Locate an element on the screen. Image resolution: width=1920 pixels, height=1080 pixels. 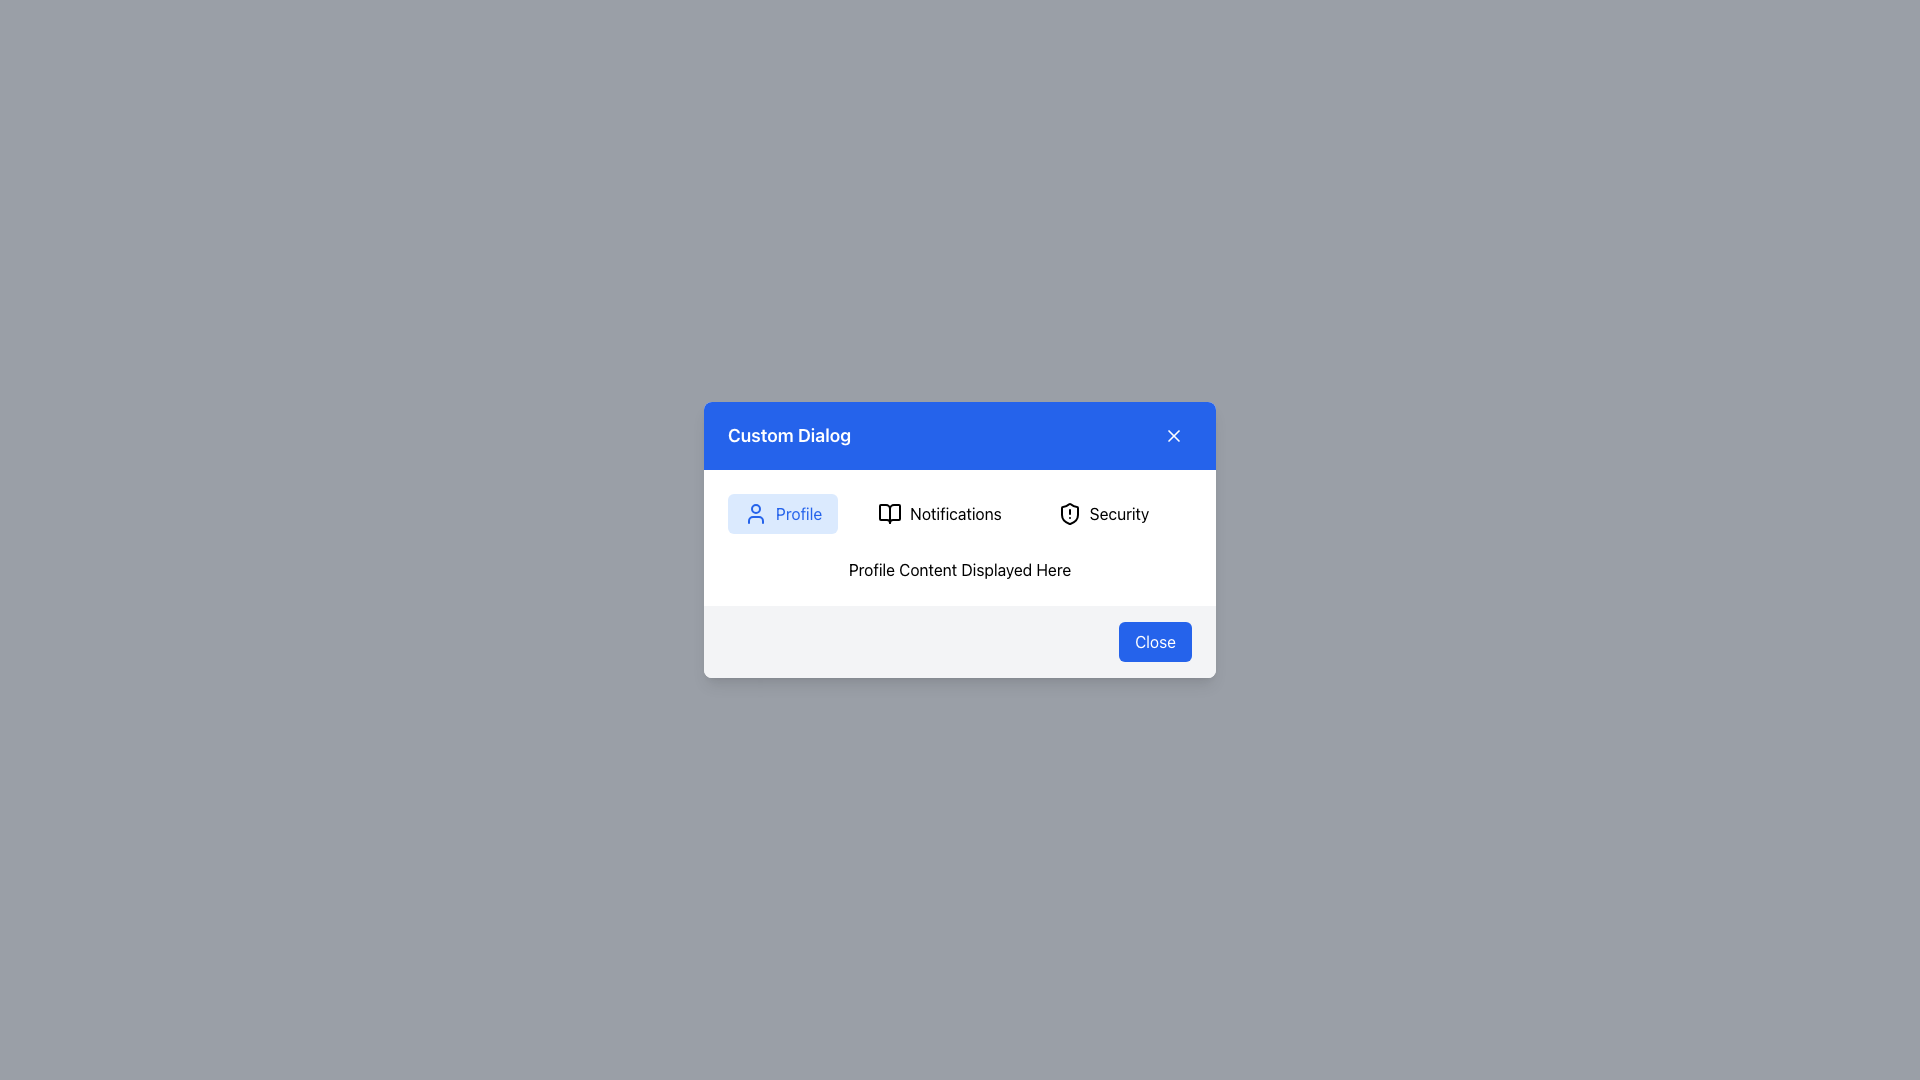
the 'Security' navigation item, which is a button labeled 'Security' with a shield icon, located in the third position of the navigation row is located at coordinates (1102, 512).